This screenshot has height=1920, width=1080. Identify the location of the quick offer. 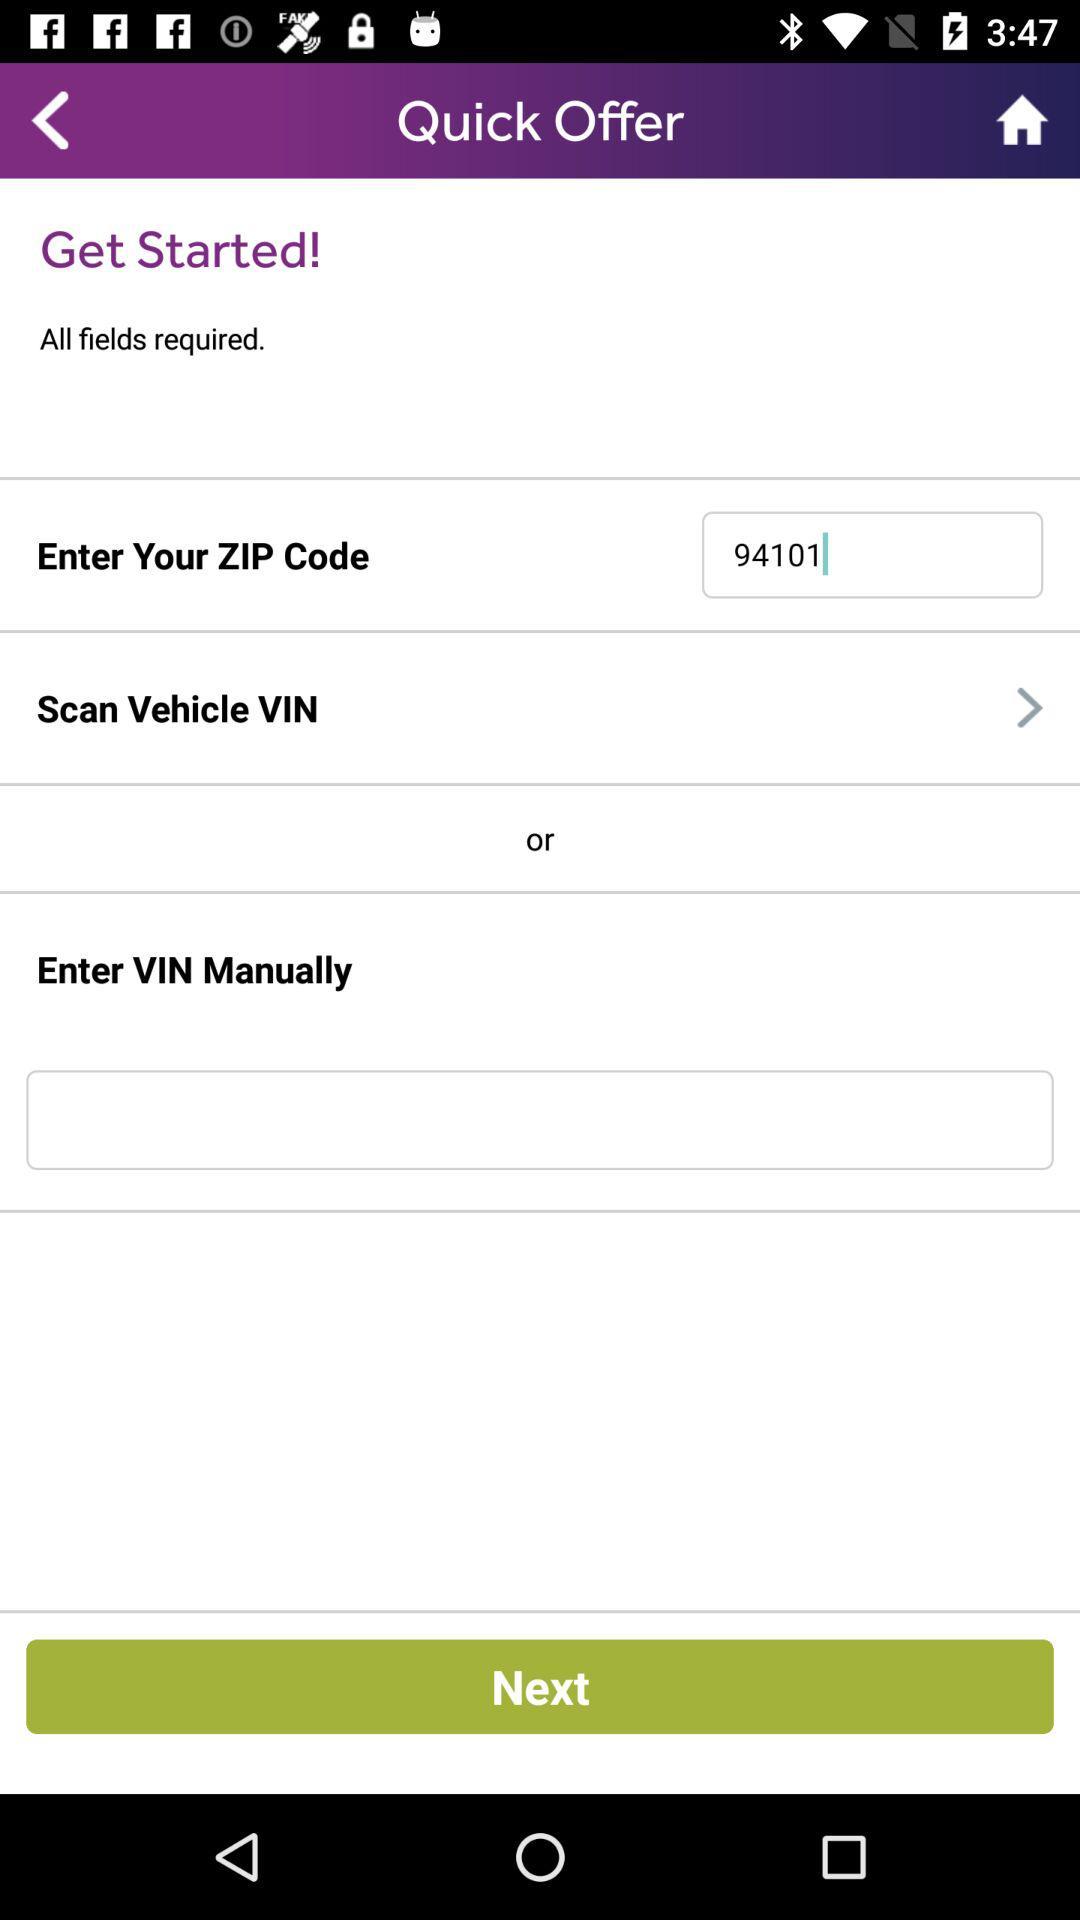
(540, 119).